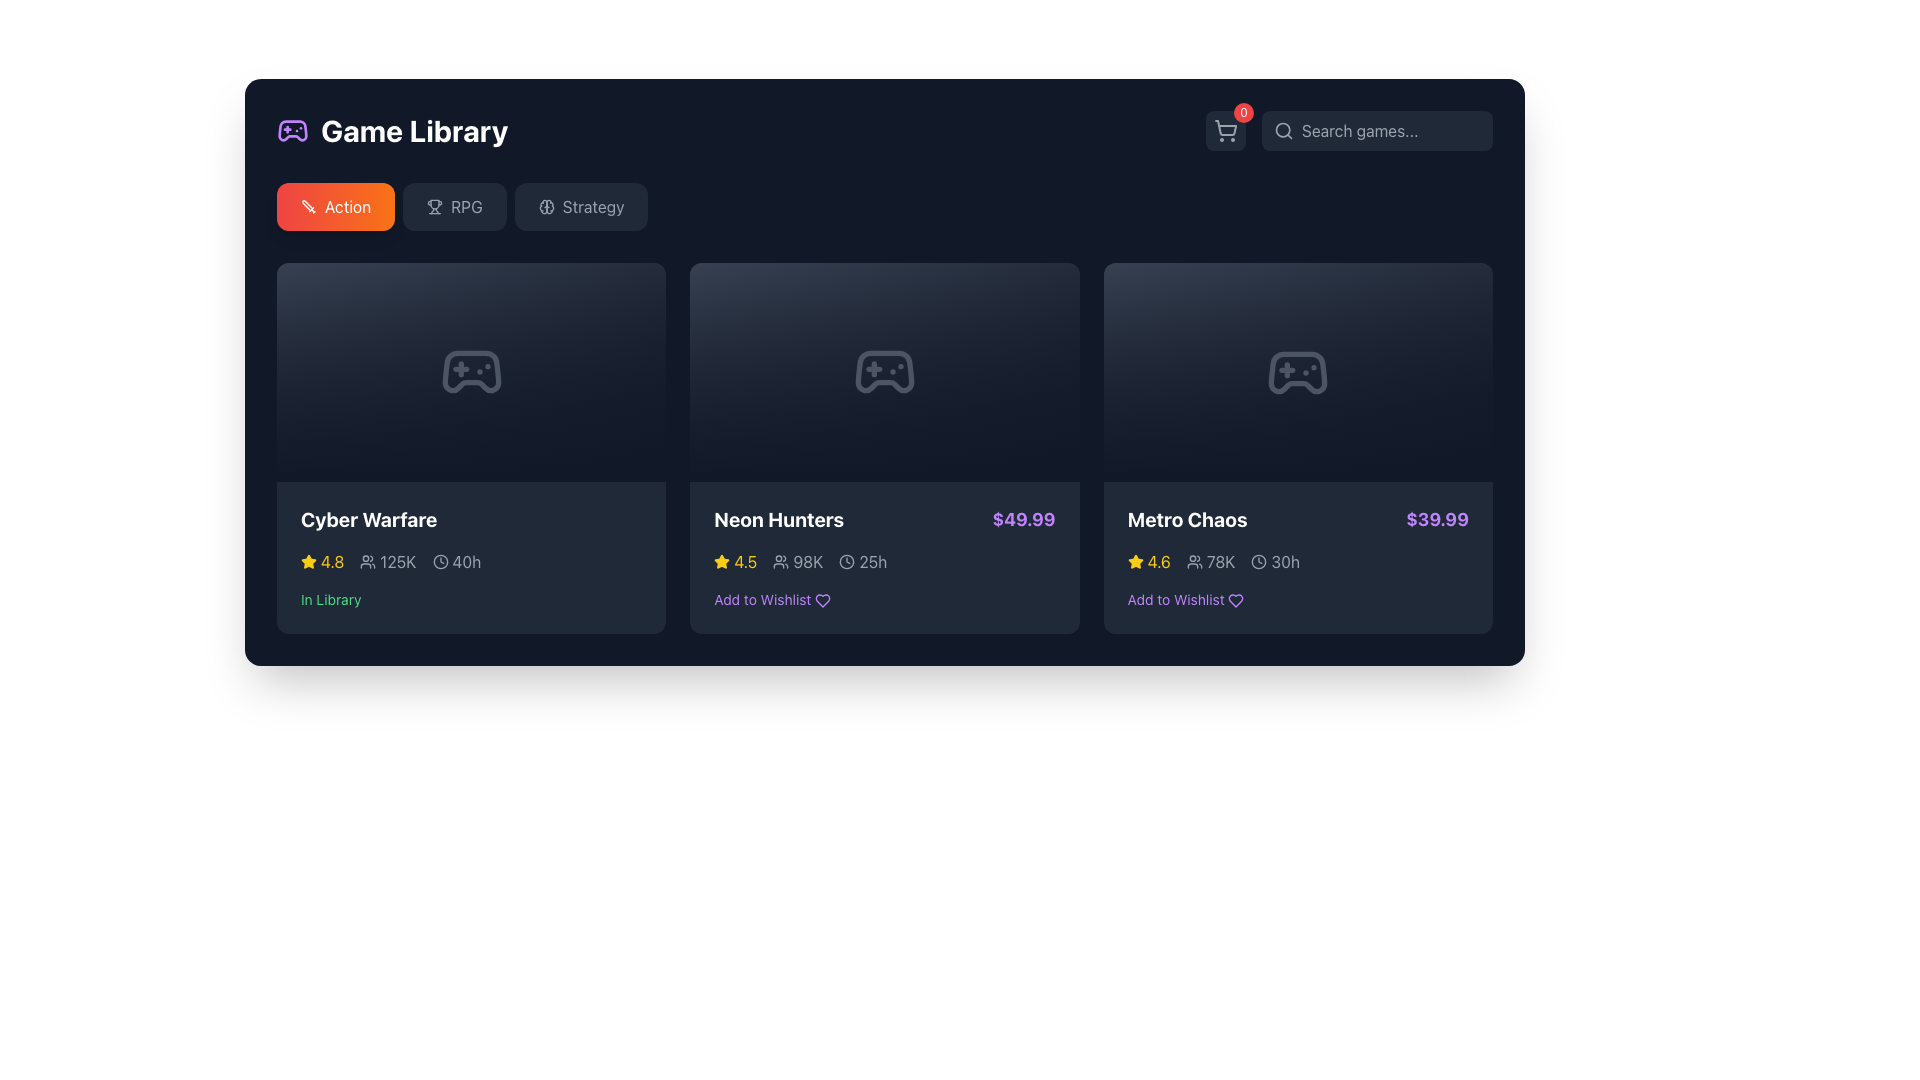  Describe the element at coordinates (398, 562) in the screenshot. I see `text label displaying '125K' which is in light gray font against a dark background, located in the information section of the first game card` at that location.